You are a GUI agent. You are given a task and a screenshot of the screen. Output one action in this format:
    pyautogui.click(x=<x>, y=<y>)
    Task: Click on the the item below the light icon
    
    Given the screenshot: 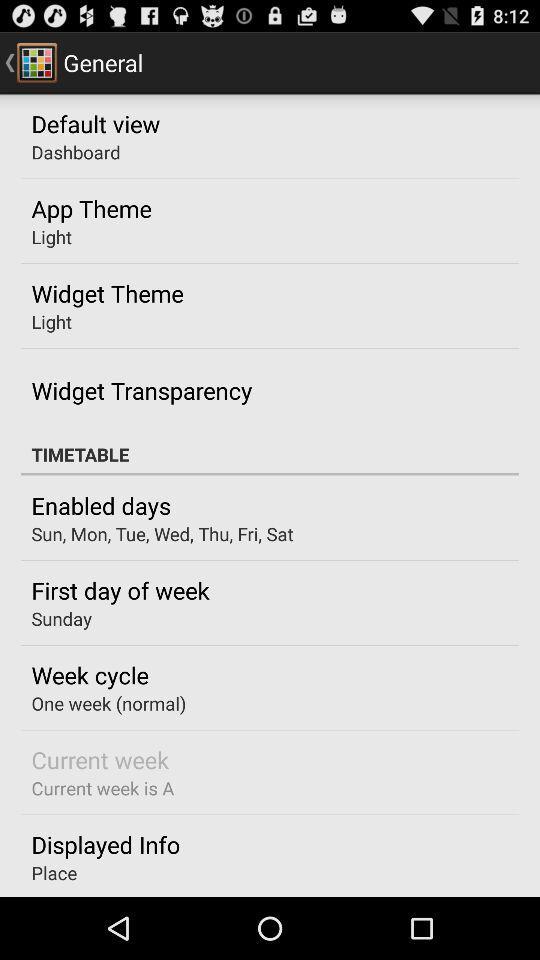 What is the action you would take?
    pyautogui.click(x=140, y=389)
    